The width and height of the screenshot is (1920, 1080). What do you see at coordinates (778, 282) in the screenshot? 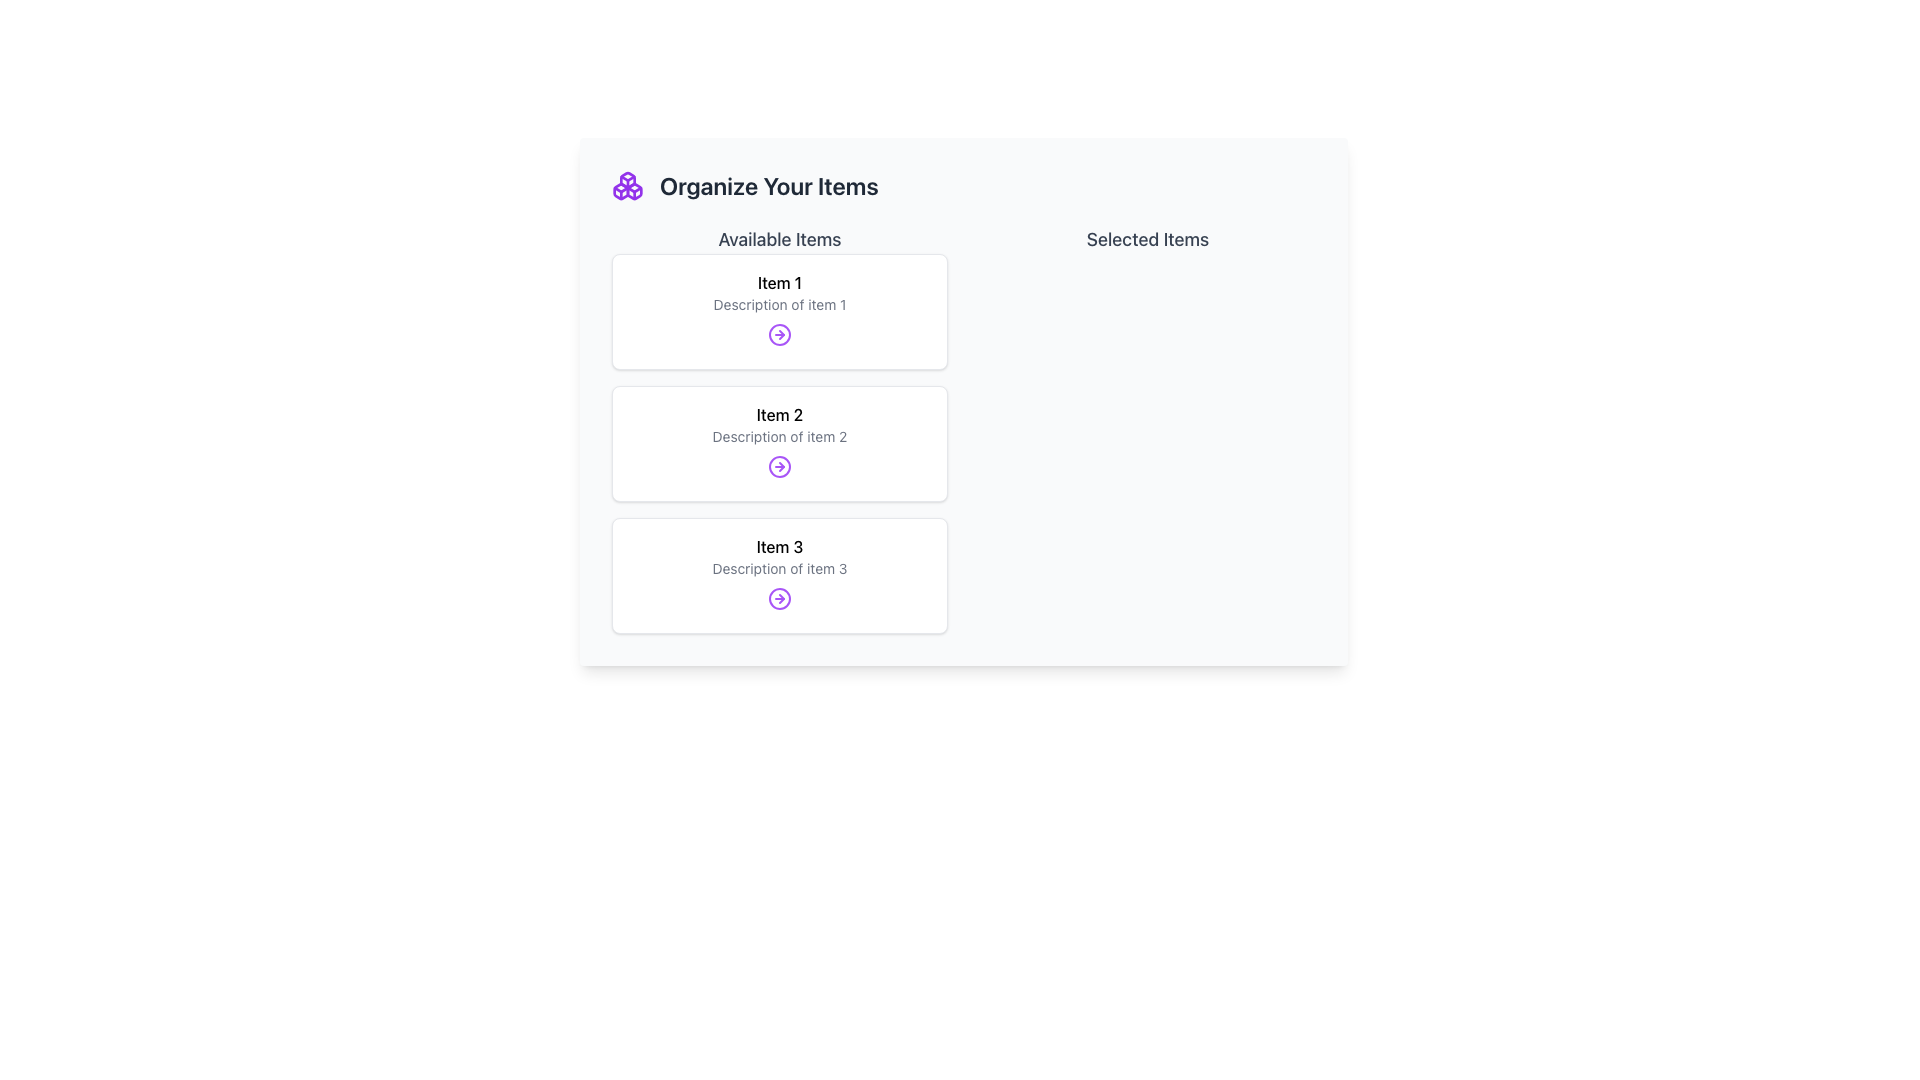
I see `text label displaying 'Item 1' located at the top of the first card under 'Available Items'` at bounding box center [778, 282].